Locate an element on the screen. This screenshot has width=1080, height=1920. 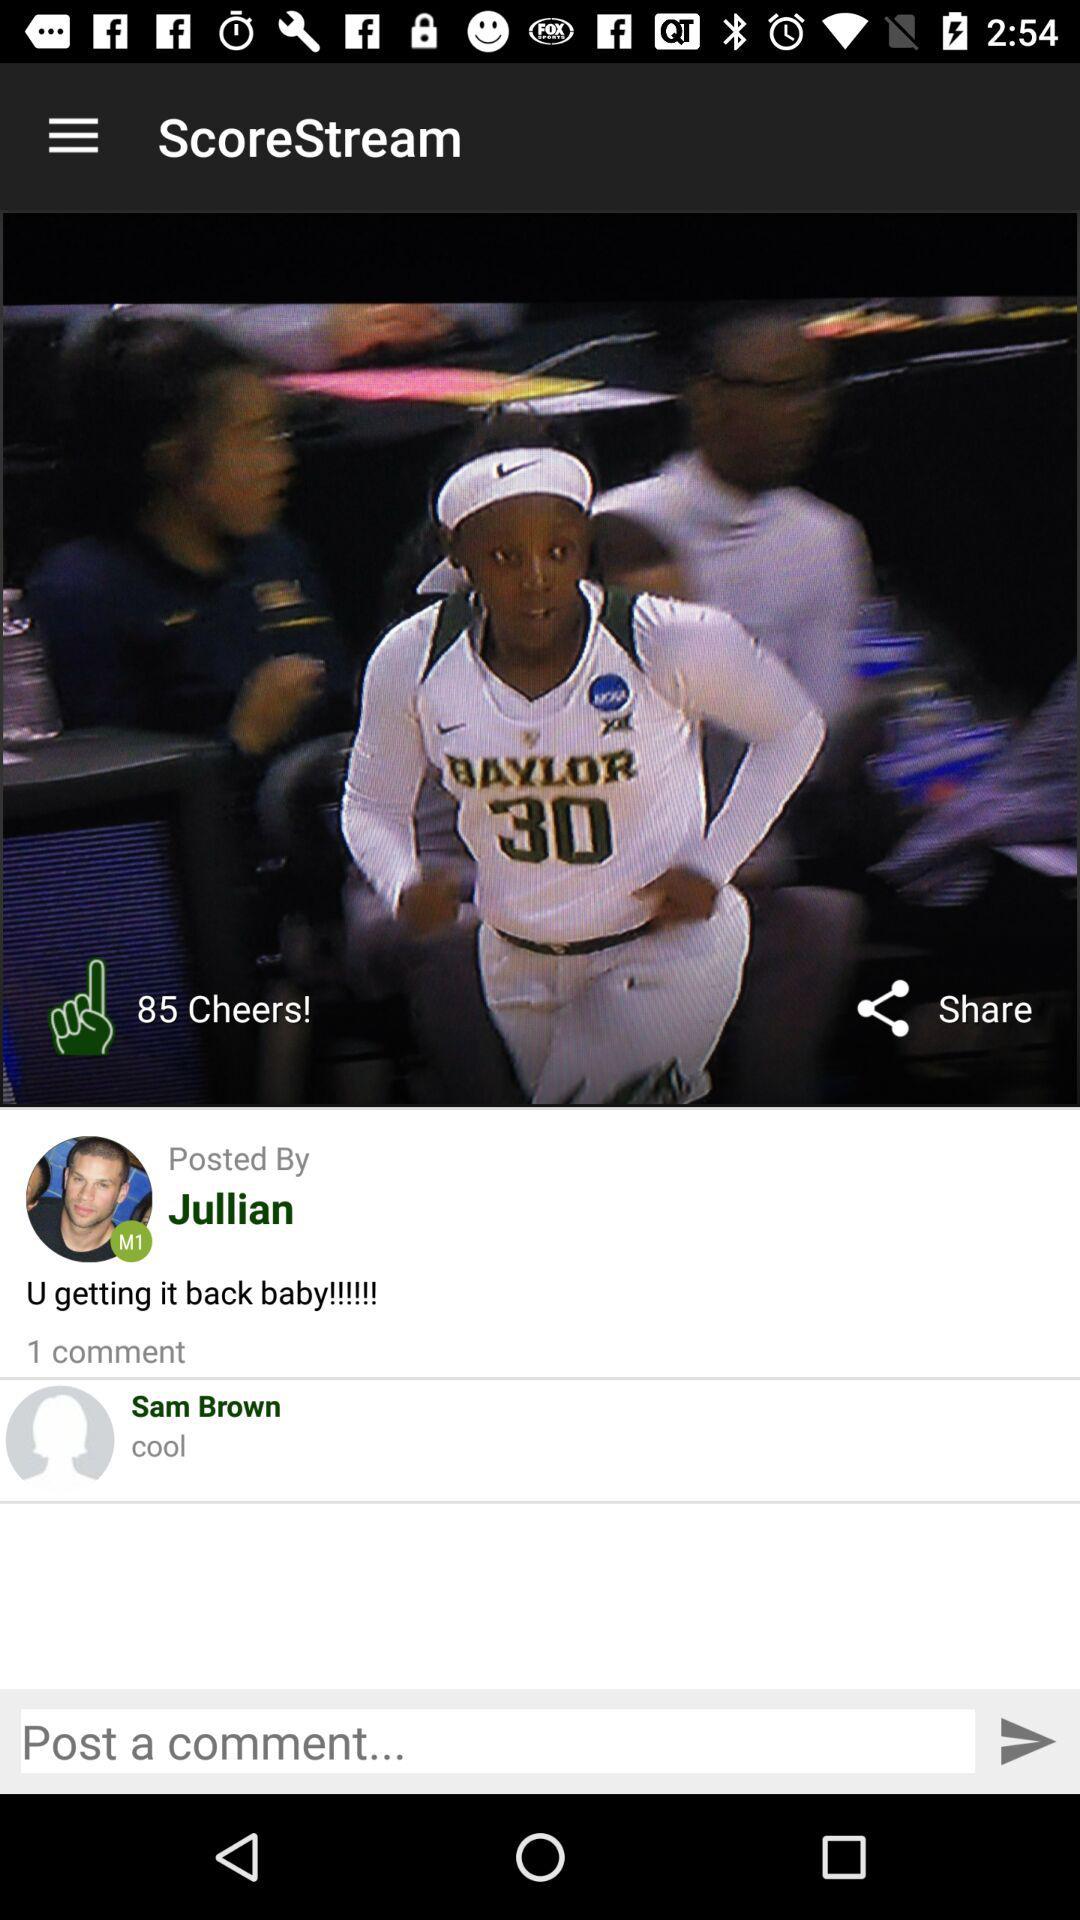
the cool icon is located at coordinates (157, 1444).